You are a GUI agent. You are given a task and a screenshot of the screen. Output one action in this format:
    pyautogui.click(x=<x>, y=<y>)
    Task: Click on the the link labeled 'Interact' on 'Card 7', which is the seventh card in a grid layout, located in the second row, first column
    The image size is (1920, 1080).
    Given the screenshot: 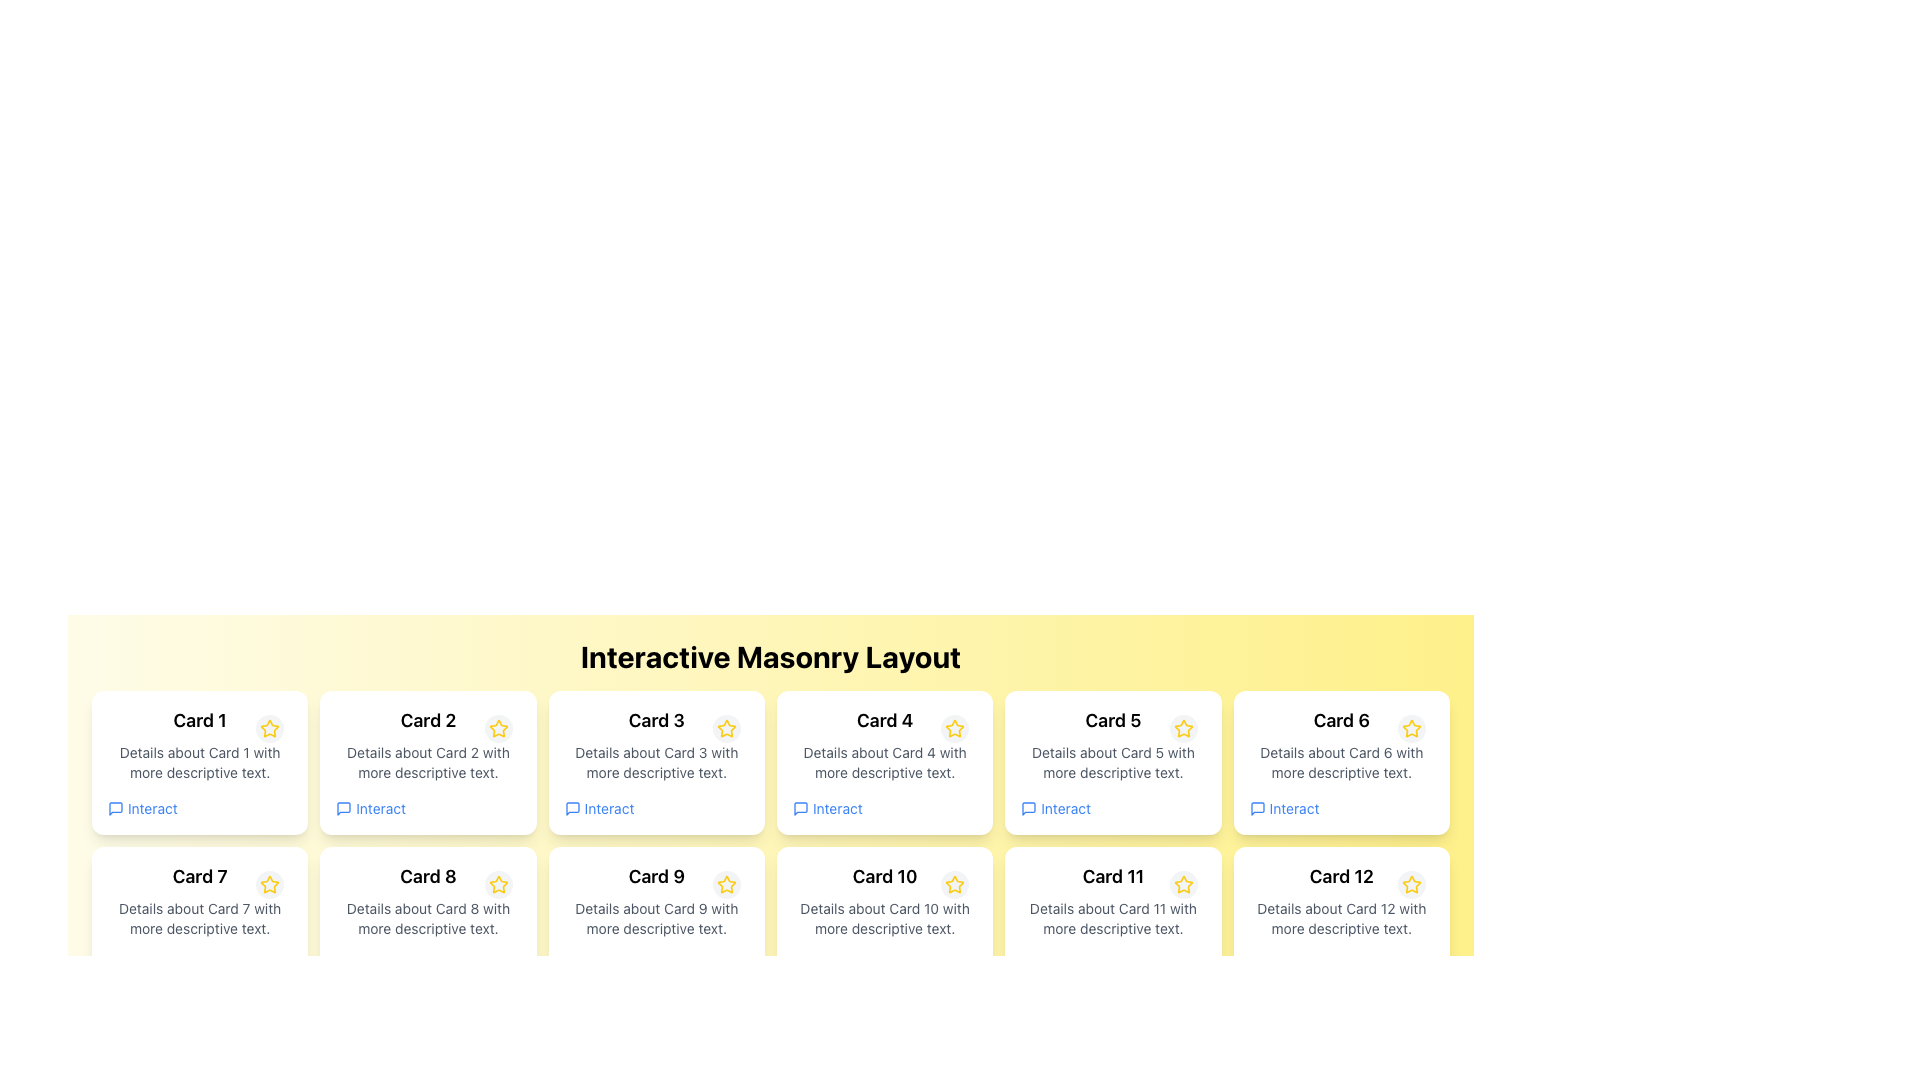 What is the action you would take?
    pyautogui.click(x=200, y=918)
    